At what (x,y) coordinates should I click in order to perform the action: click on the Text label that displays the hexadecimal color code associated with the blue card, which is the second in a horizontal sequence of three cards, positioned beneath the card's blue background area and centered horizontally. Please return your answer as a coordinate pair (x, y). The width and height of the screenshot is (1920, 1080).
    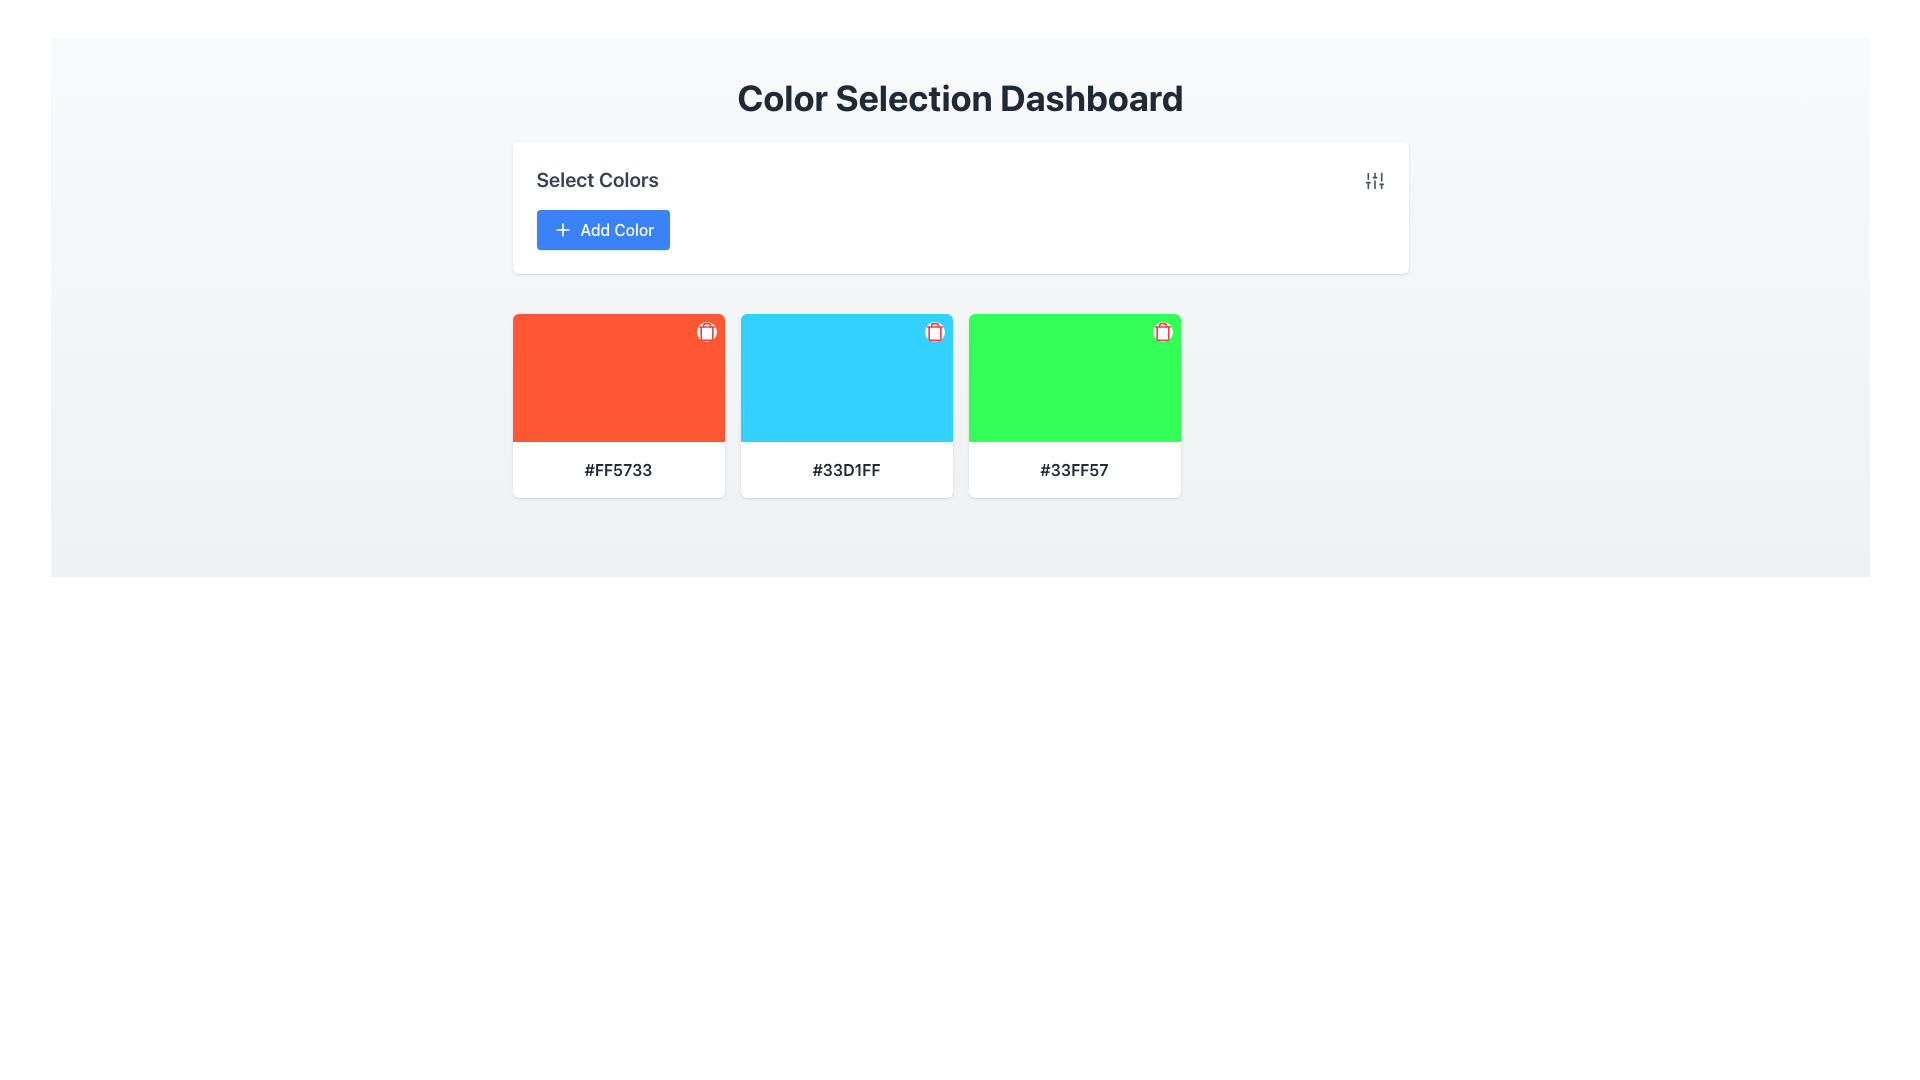
    Looking at the image, I should click on (846, 470).